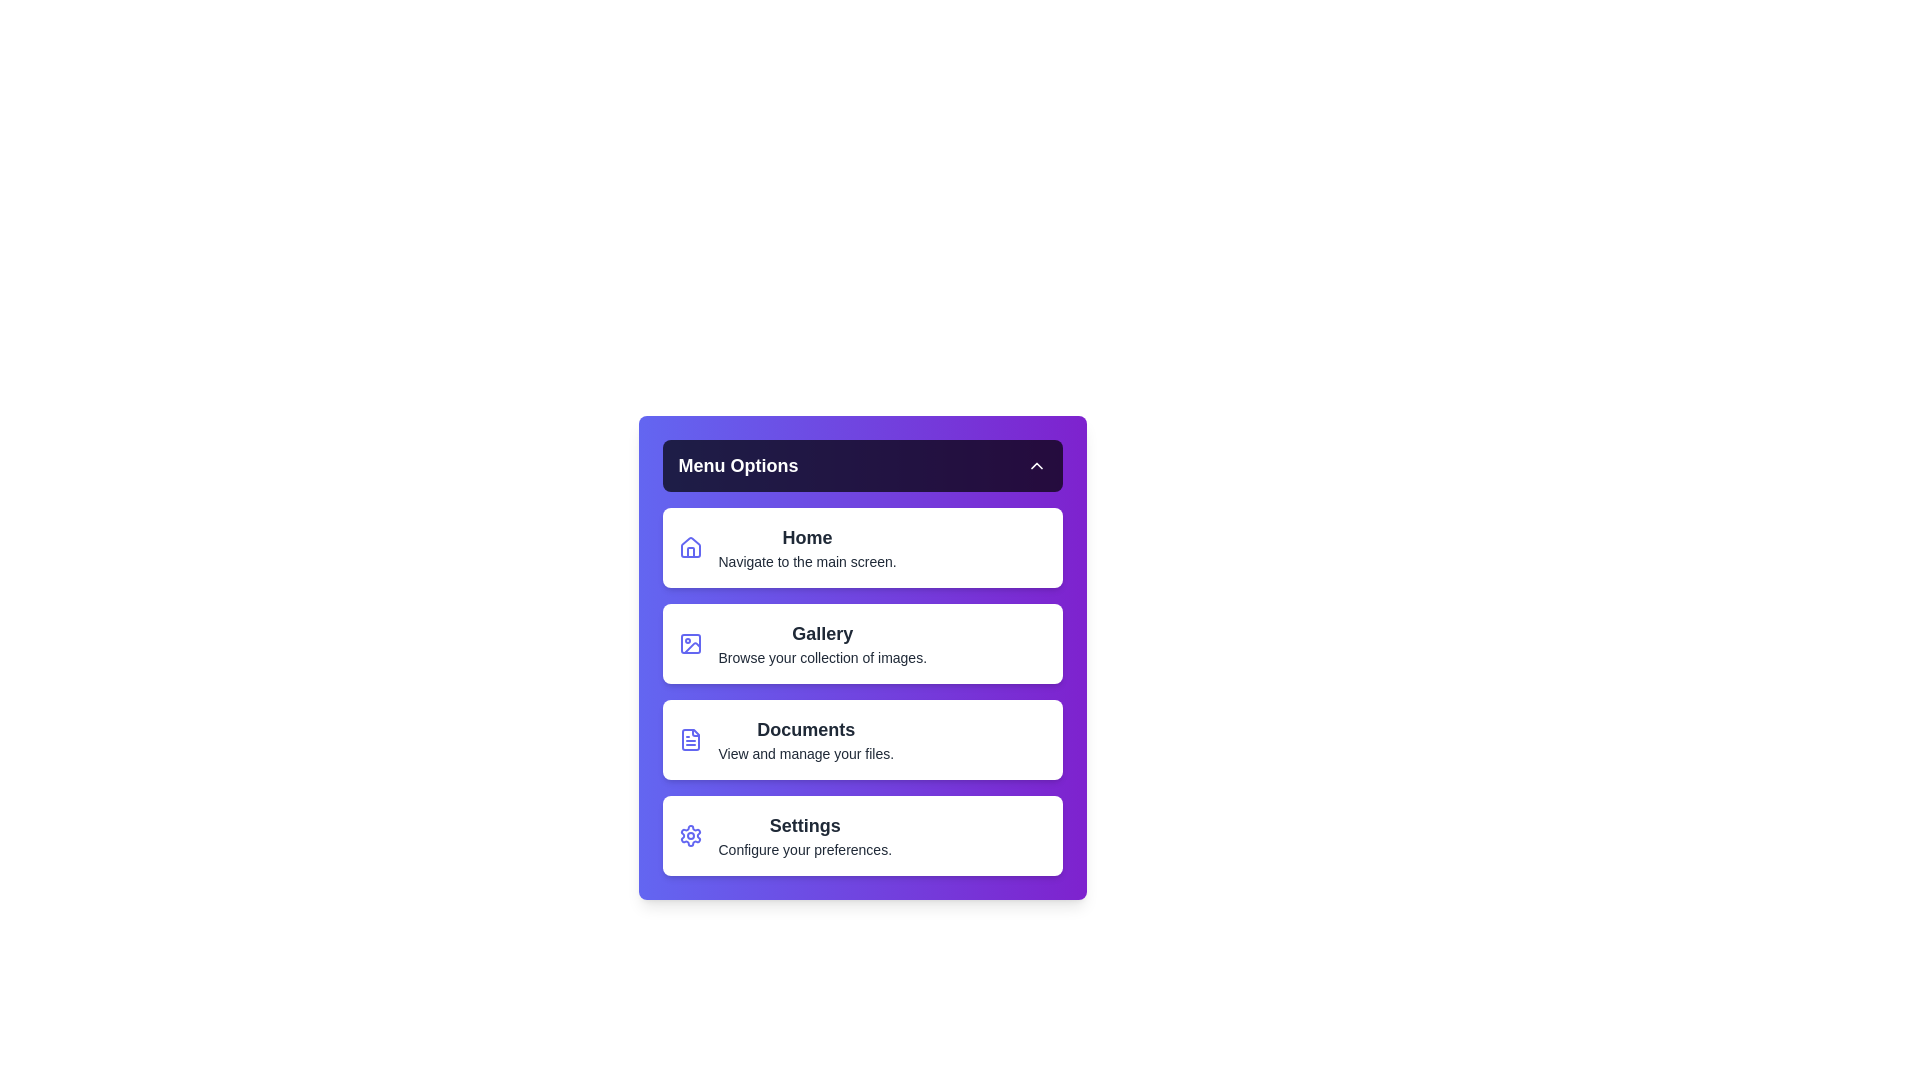 The height and width of the screenshot is (1080, 1920). I want to click on the menu item labeled Documents, so click(862, 740).